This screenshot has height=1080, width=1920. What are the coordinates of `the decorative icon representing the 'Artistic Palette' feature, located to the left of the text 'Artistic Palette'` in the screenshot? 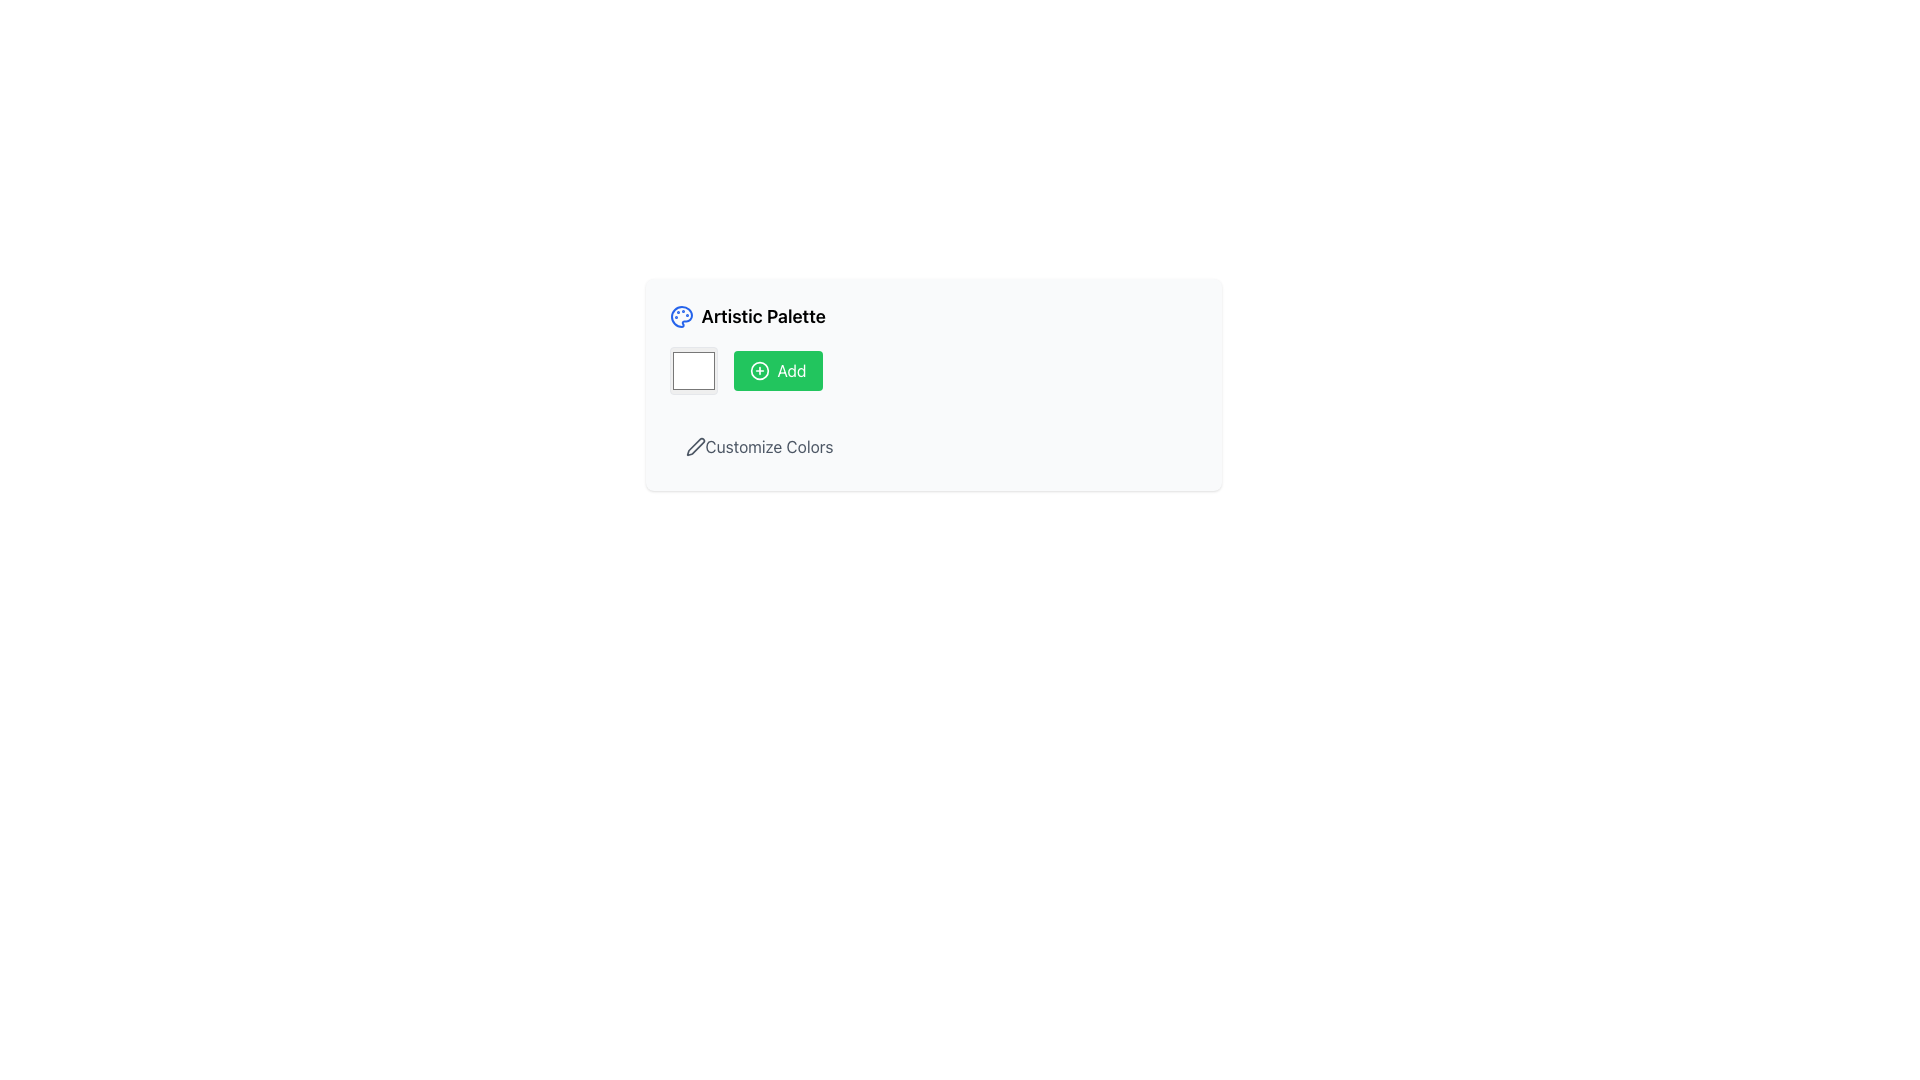 It's located at (681, 315).